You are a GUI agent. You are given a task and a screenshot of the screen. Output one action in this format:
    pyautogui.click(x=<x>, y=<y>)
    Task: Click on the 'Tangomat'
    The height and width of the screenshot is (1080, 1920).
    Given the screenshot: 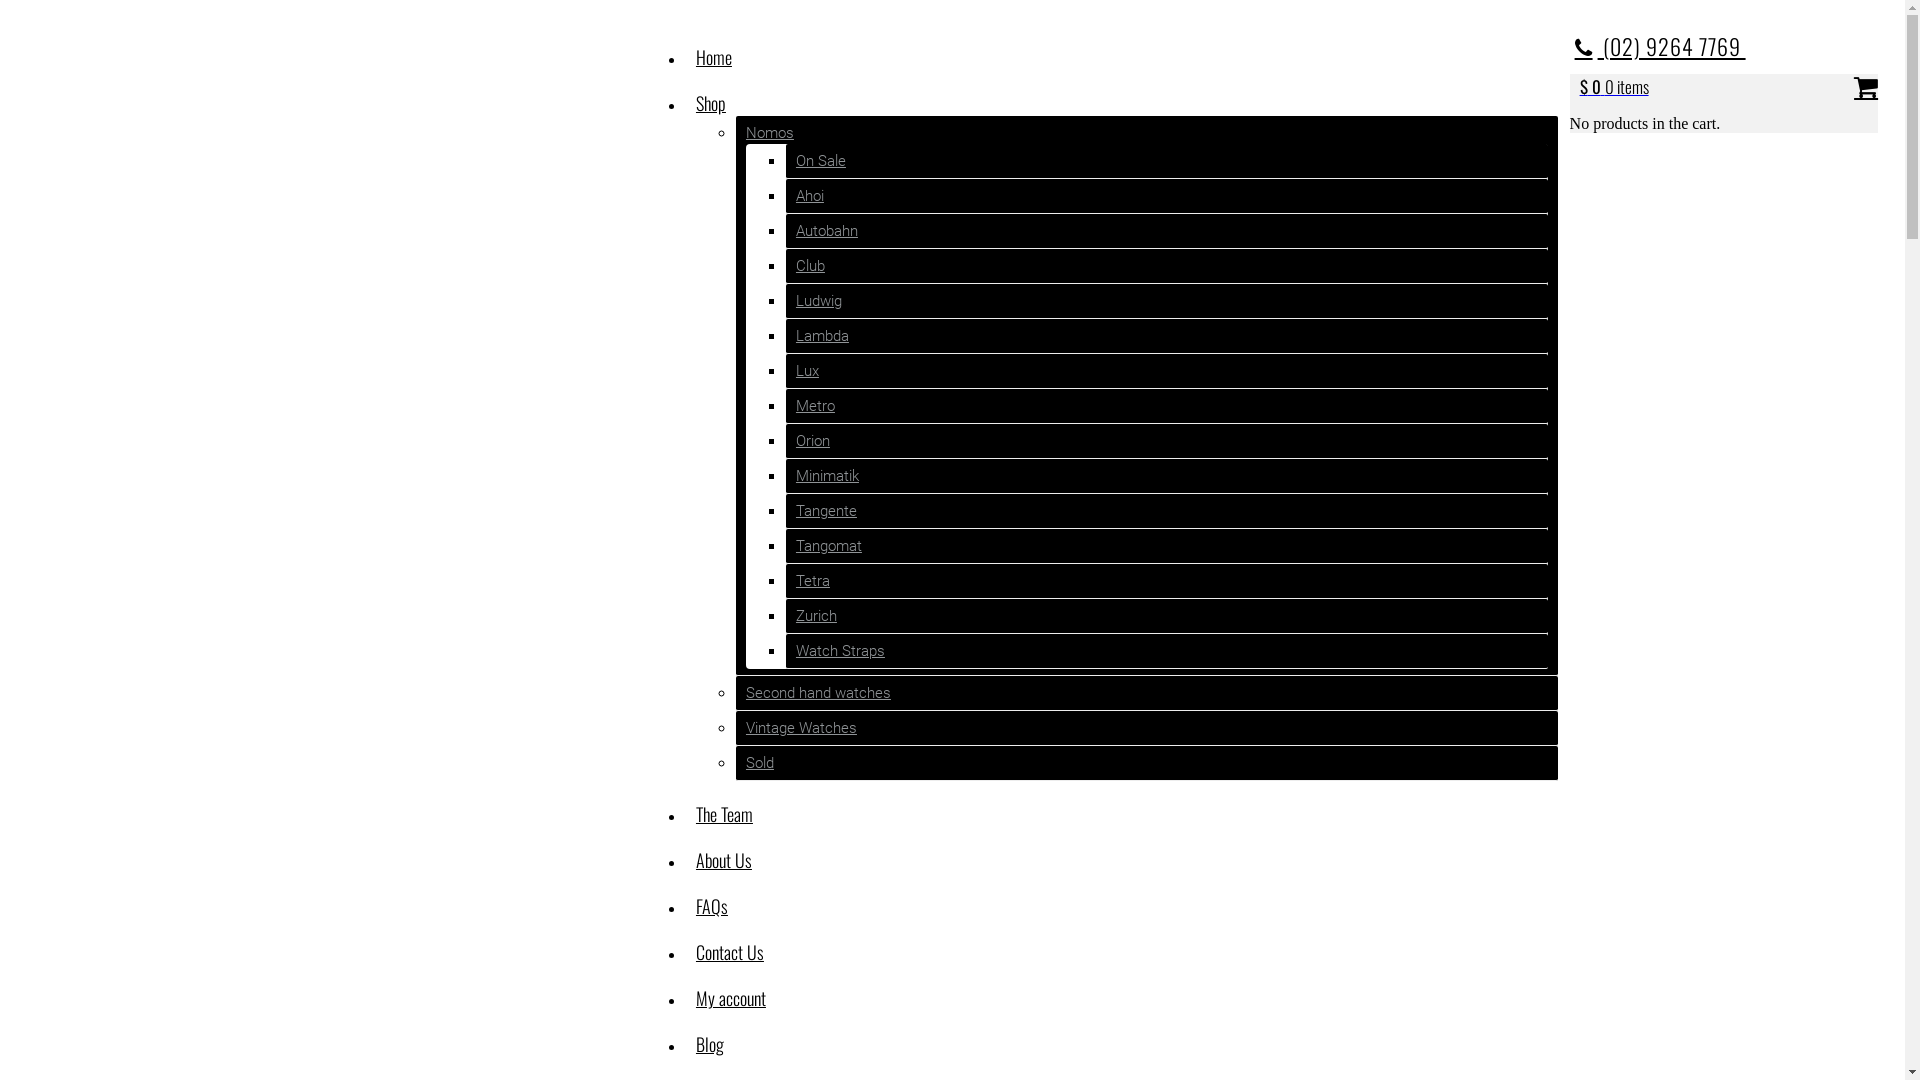 What is the action you would take?
    pyautogui.click(x=829, y=546)
    